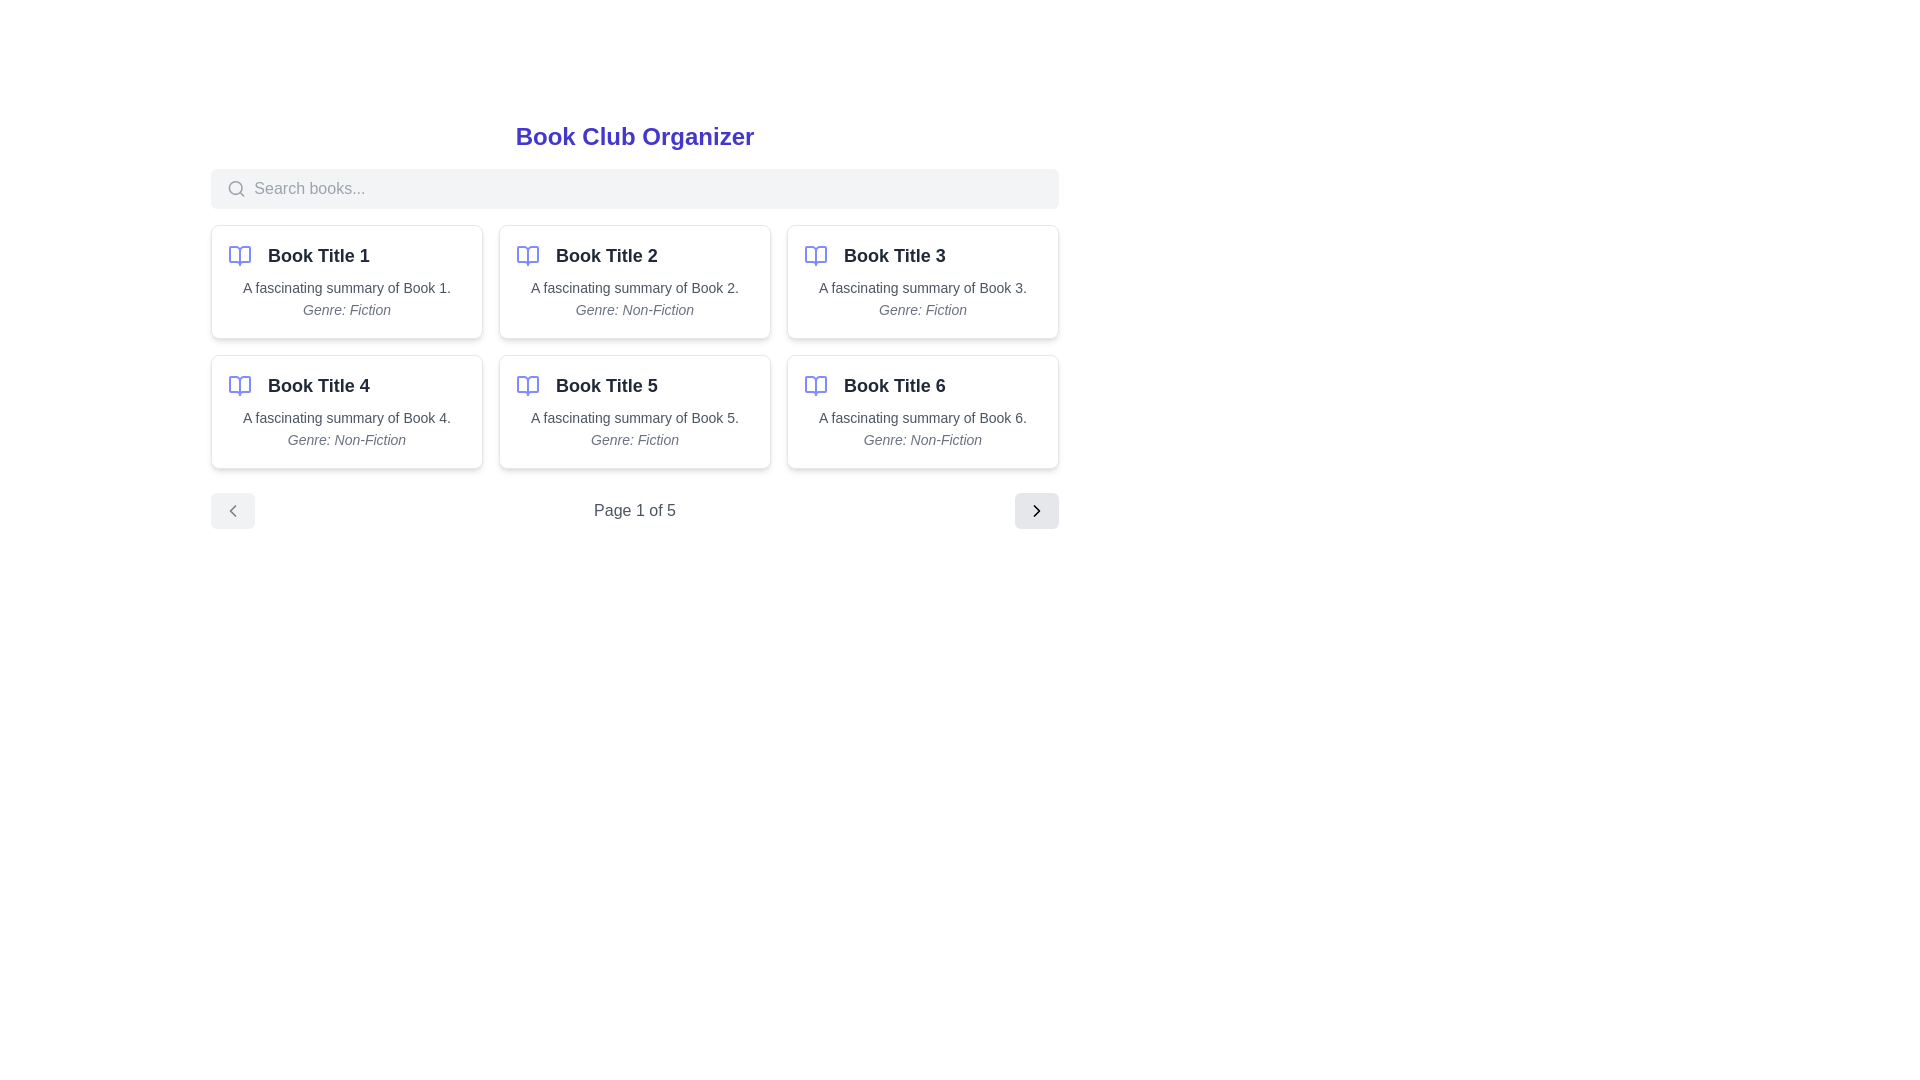  What do you see at coordinates (633, 281) in the screenshot?
I see `the Card element displaying details about a specific book, located in the top row, center column of the grid layout` at bounding box center [633, 281].